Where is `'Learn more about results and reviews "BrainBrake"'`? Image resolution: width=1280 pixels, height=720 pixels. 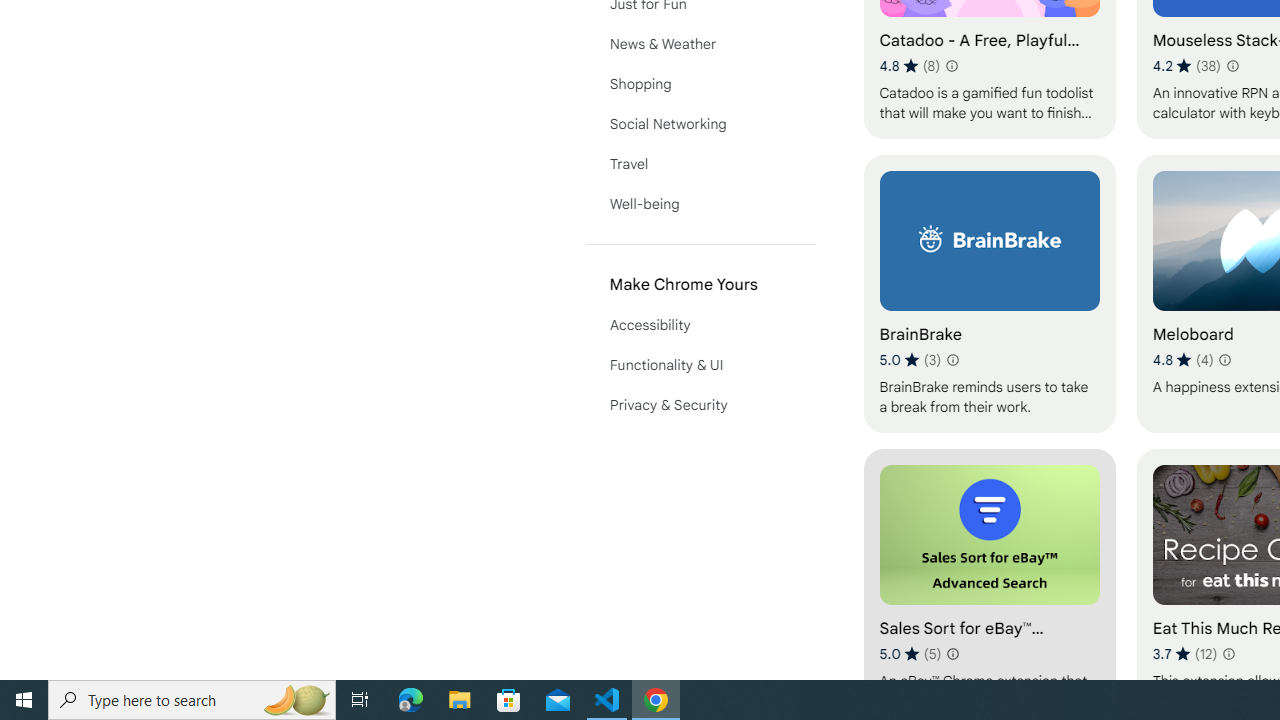 'Learn more about results and reviews "BrainBrake"' is located at coordinates (951, 360).